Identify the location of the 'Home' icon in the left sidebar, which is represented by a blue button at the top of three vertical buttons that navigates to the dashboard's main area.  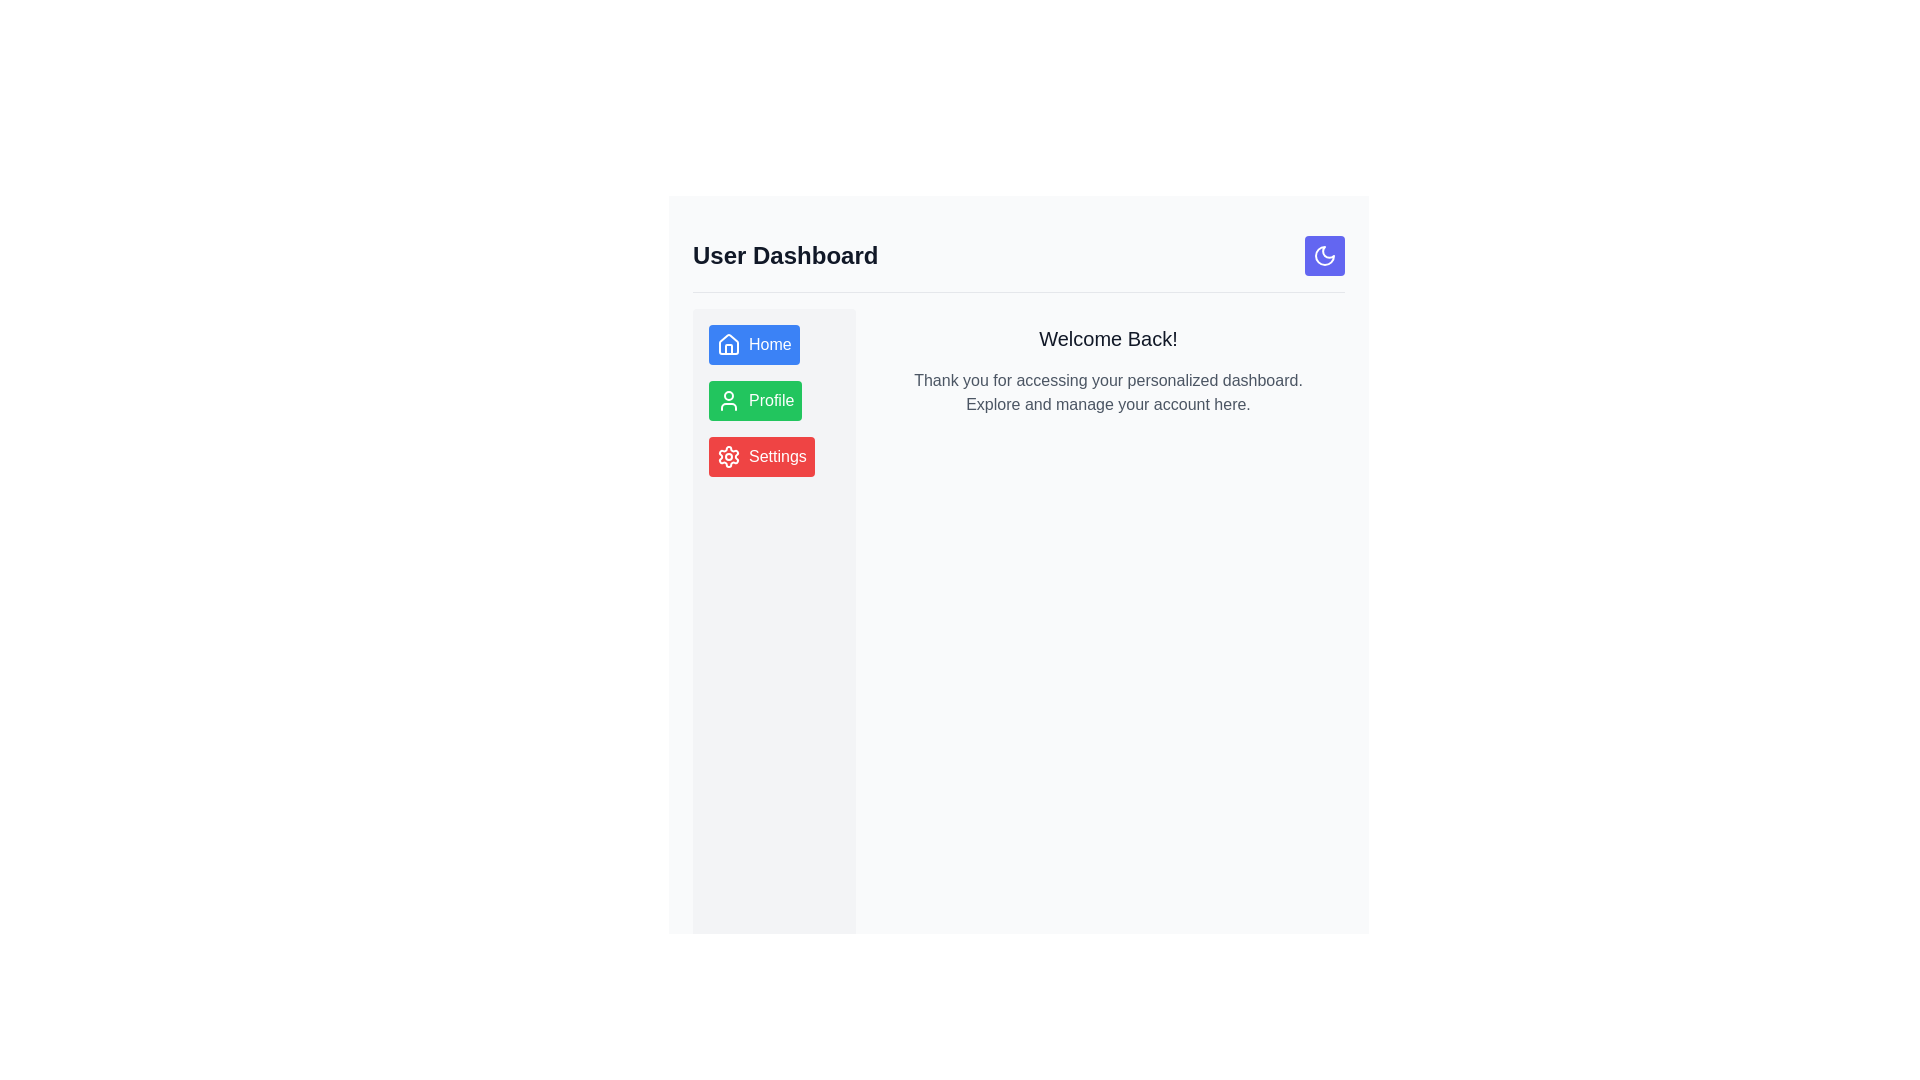
(728, 342).